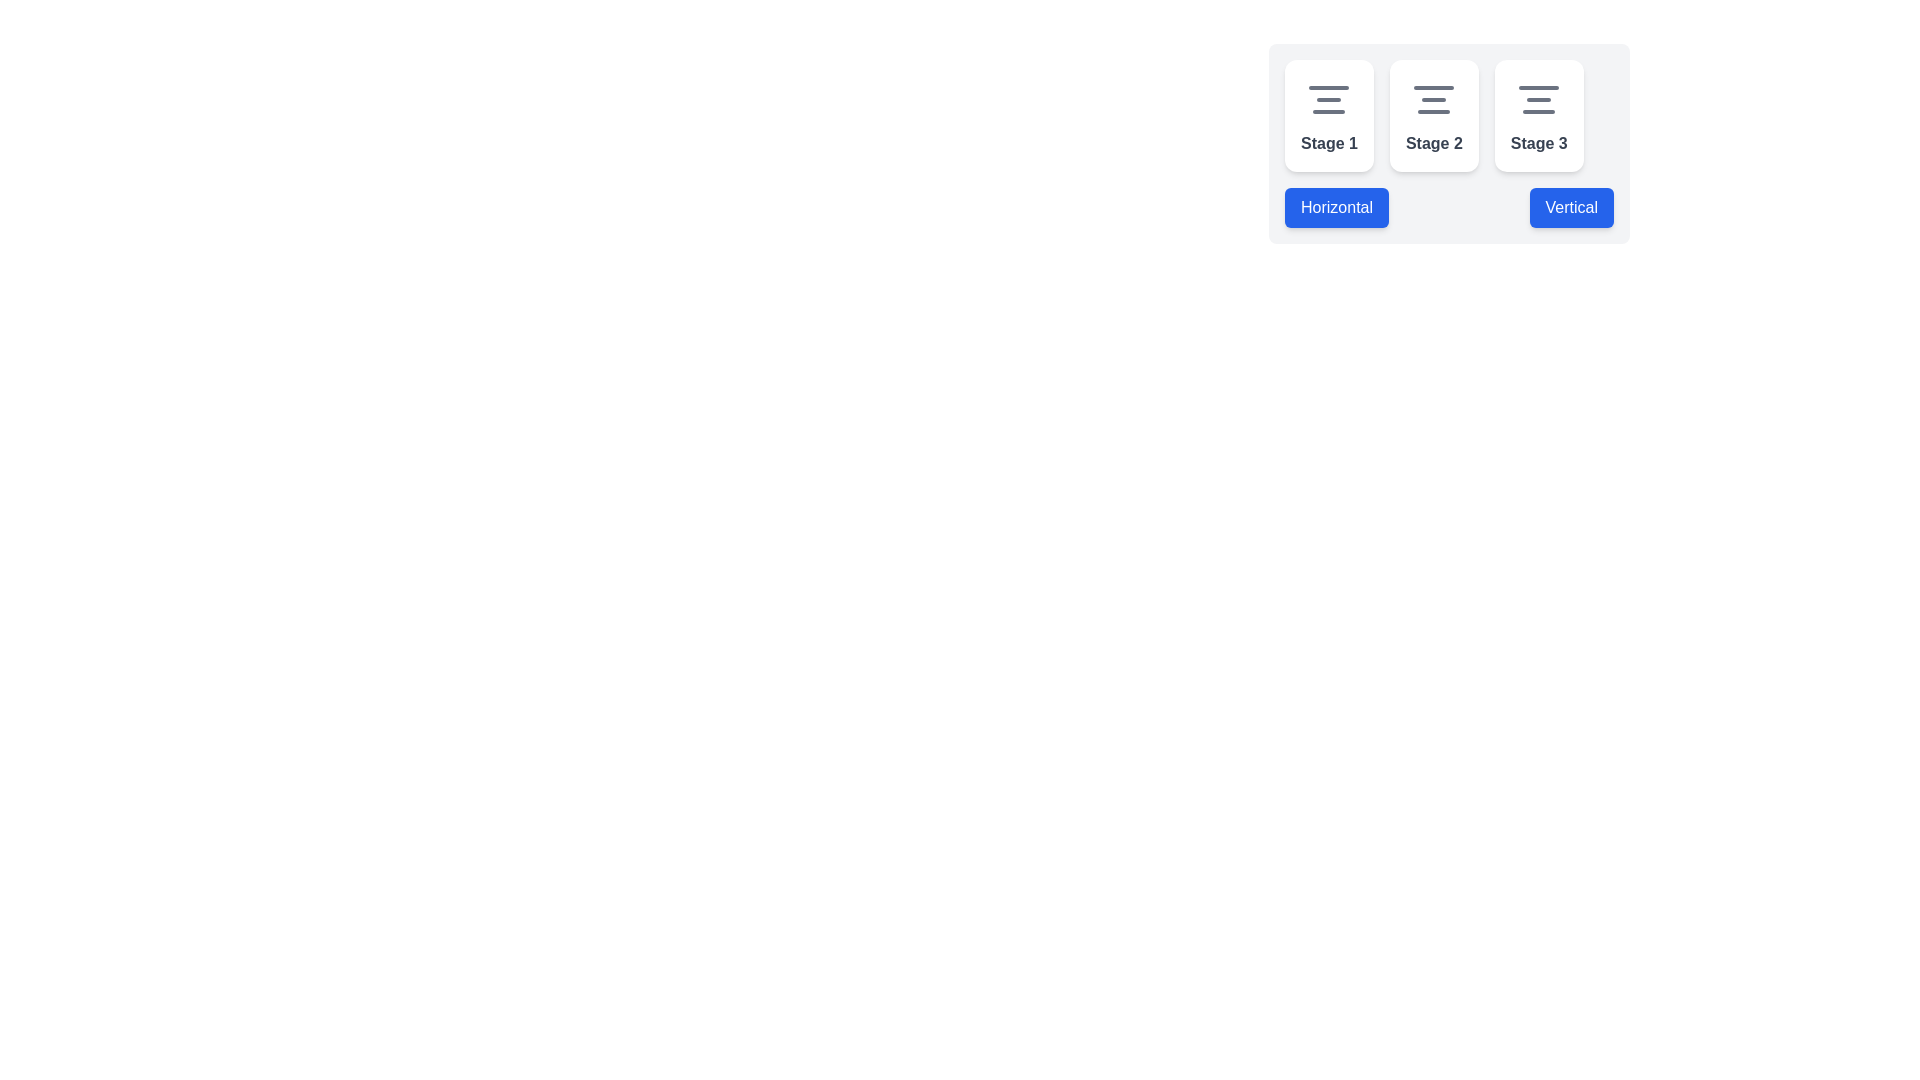 The image size is (1920, 1080). What do you see at coordinates (1433, 100) in the screenshot?
I see `the 'Align Center' SVG graphic icon located centrally within the 'Stage 2' card, directly under the label text 'Stage 2'` at bounding box center [1433, 100].